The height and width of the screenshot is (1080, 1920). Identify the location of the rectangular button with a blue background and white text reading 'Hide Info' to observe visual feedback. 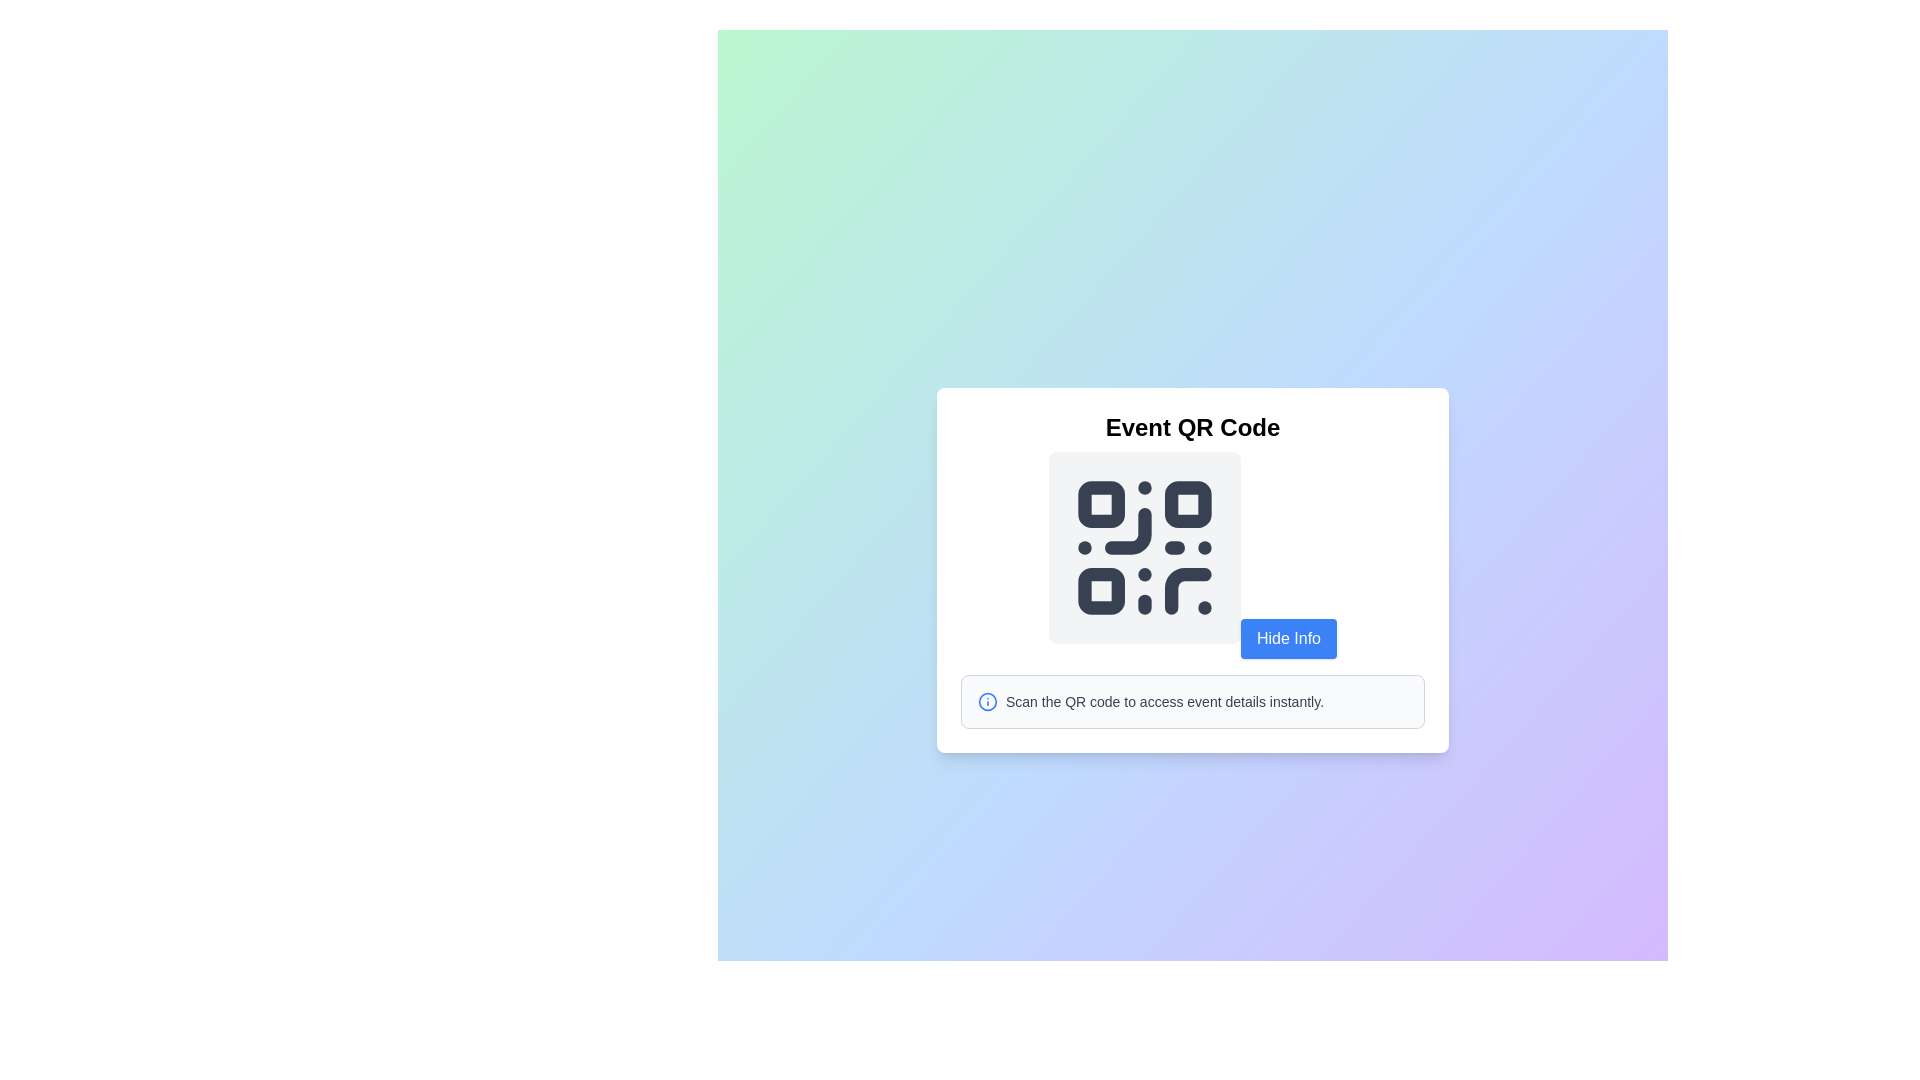
(1288, 638).